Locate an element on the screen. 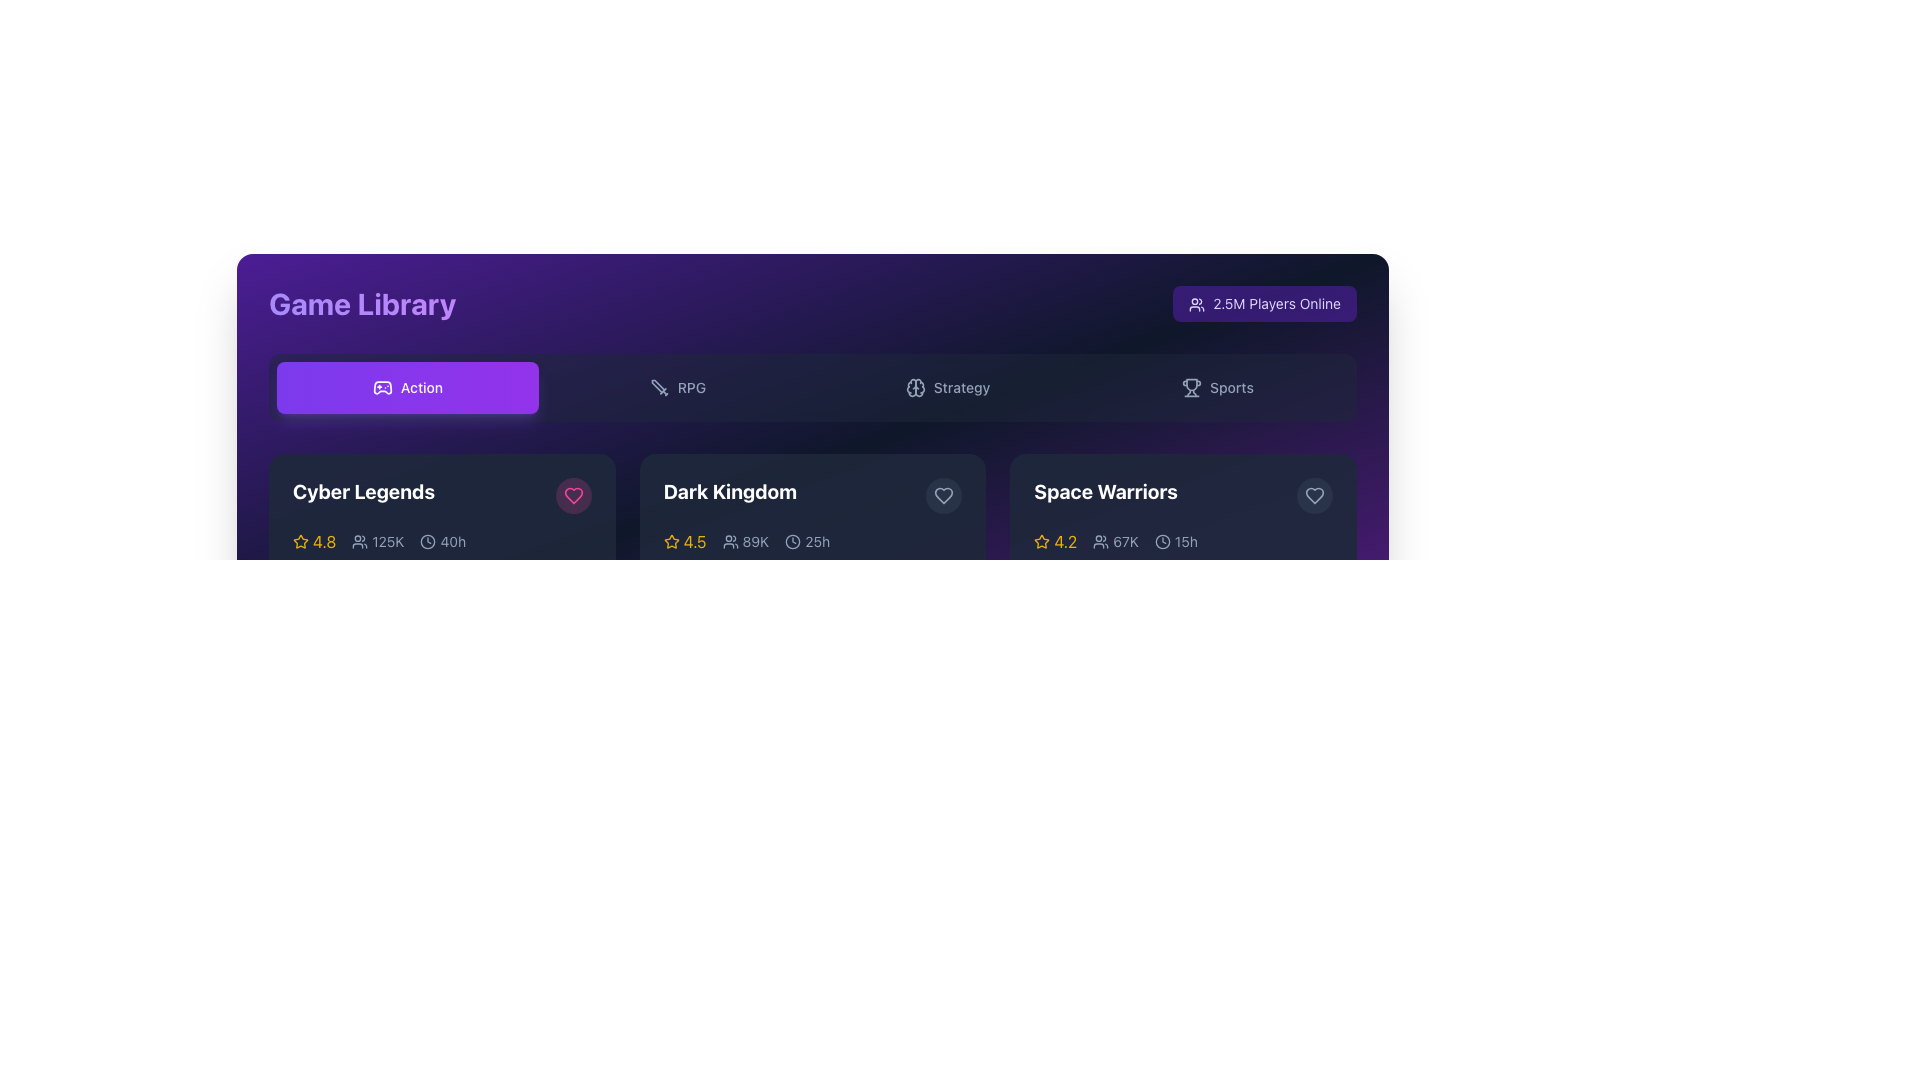 The height and width of the screenshot is (1080, 1920). the clock icon and text label displaying '25h', which is located to the right of the '89K' people icon is located at coordinates (807, 542).